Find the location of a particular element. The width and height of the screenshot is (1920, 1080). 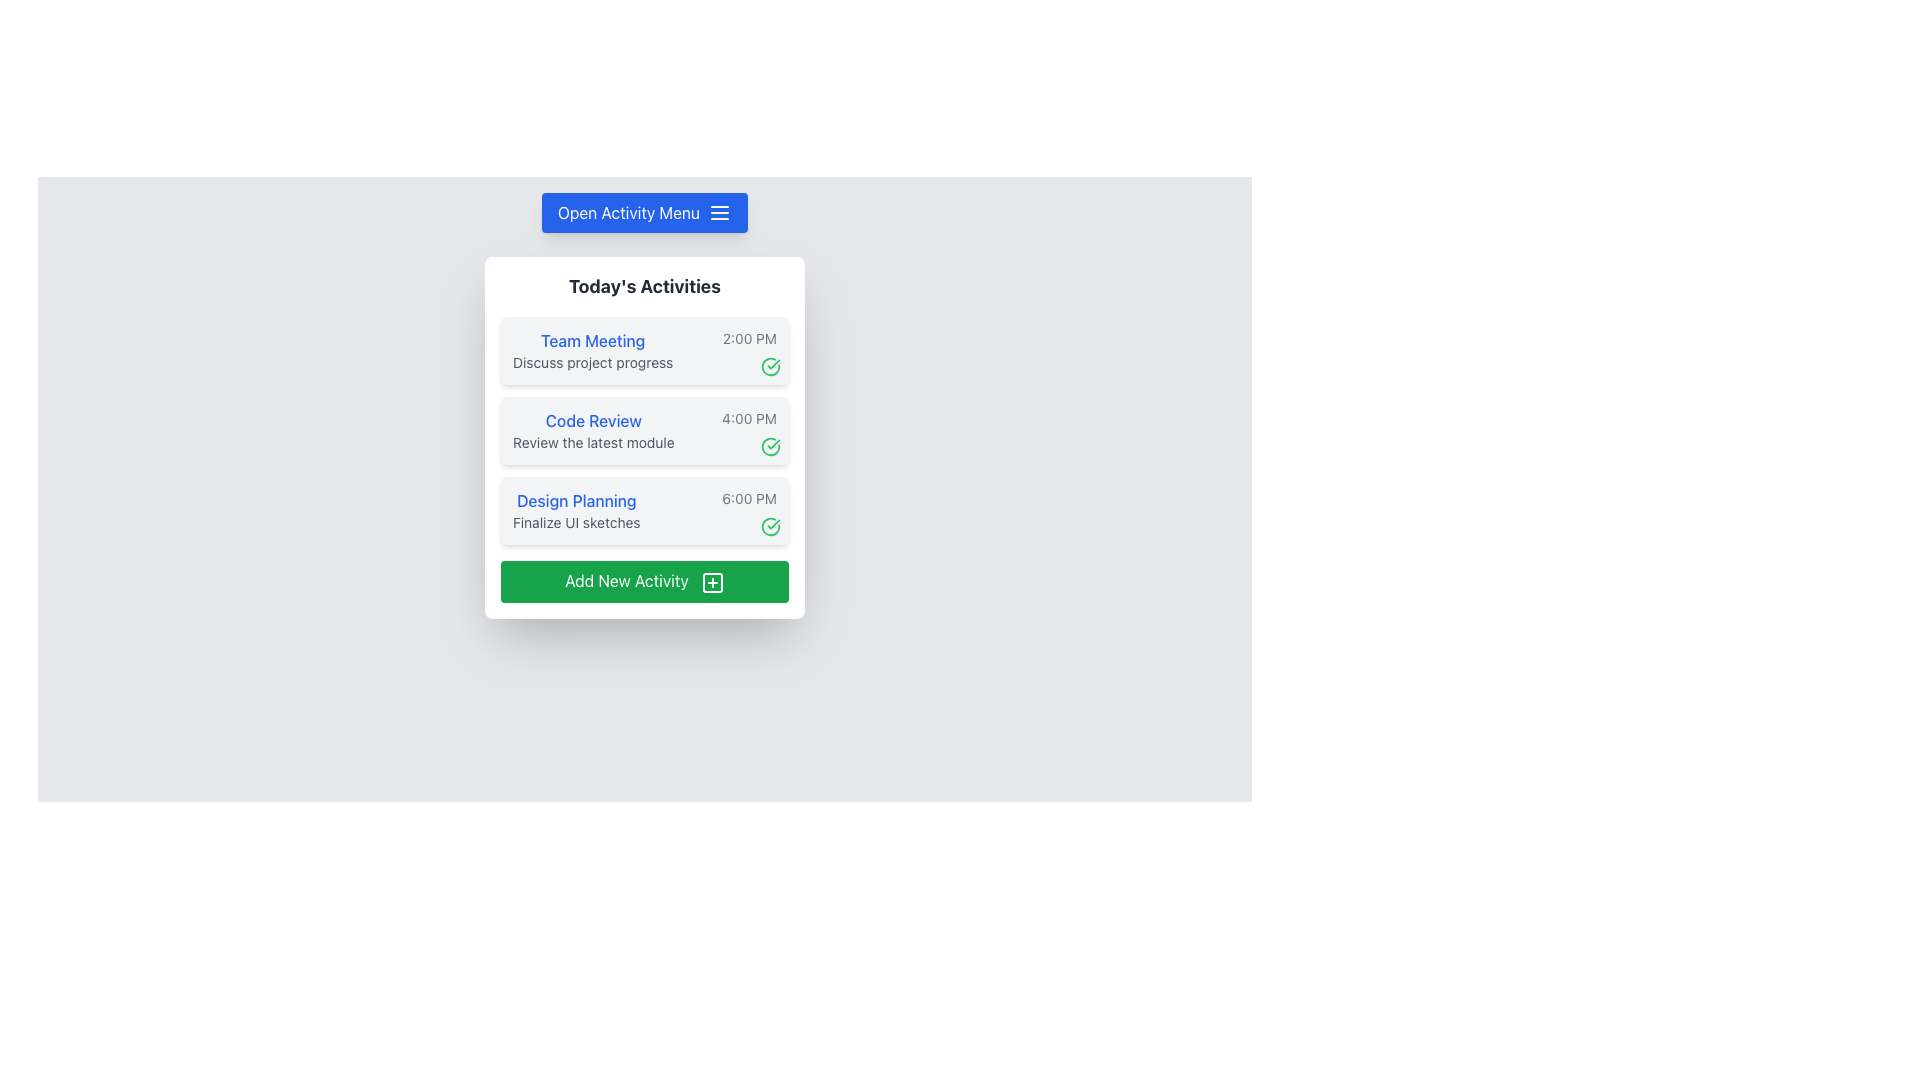

the text label displaying 'Design Planning', which is the third entry in the list of activities, positioned below 'Code Review' and above the 'Add New Activity' button is located at coordinates (575, 500).